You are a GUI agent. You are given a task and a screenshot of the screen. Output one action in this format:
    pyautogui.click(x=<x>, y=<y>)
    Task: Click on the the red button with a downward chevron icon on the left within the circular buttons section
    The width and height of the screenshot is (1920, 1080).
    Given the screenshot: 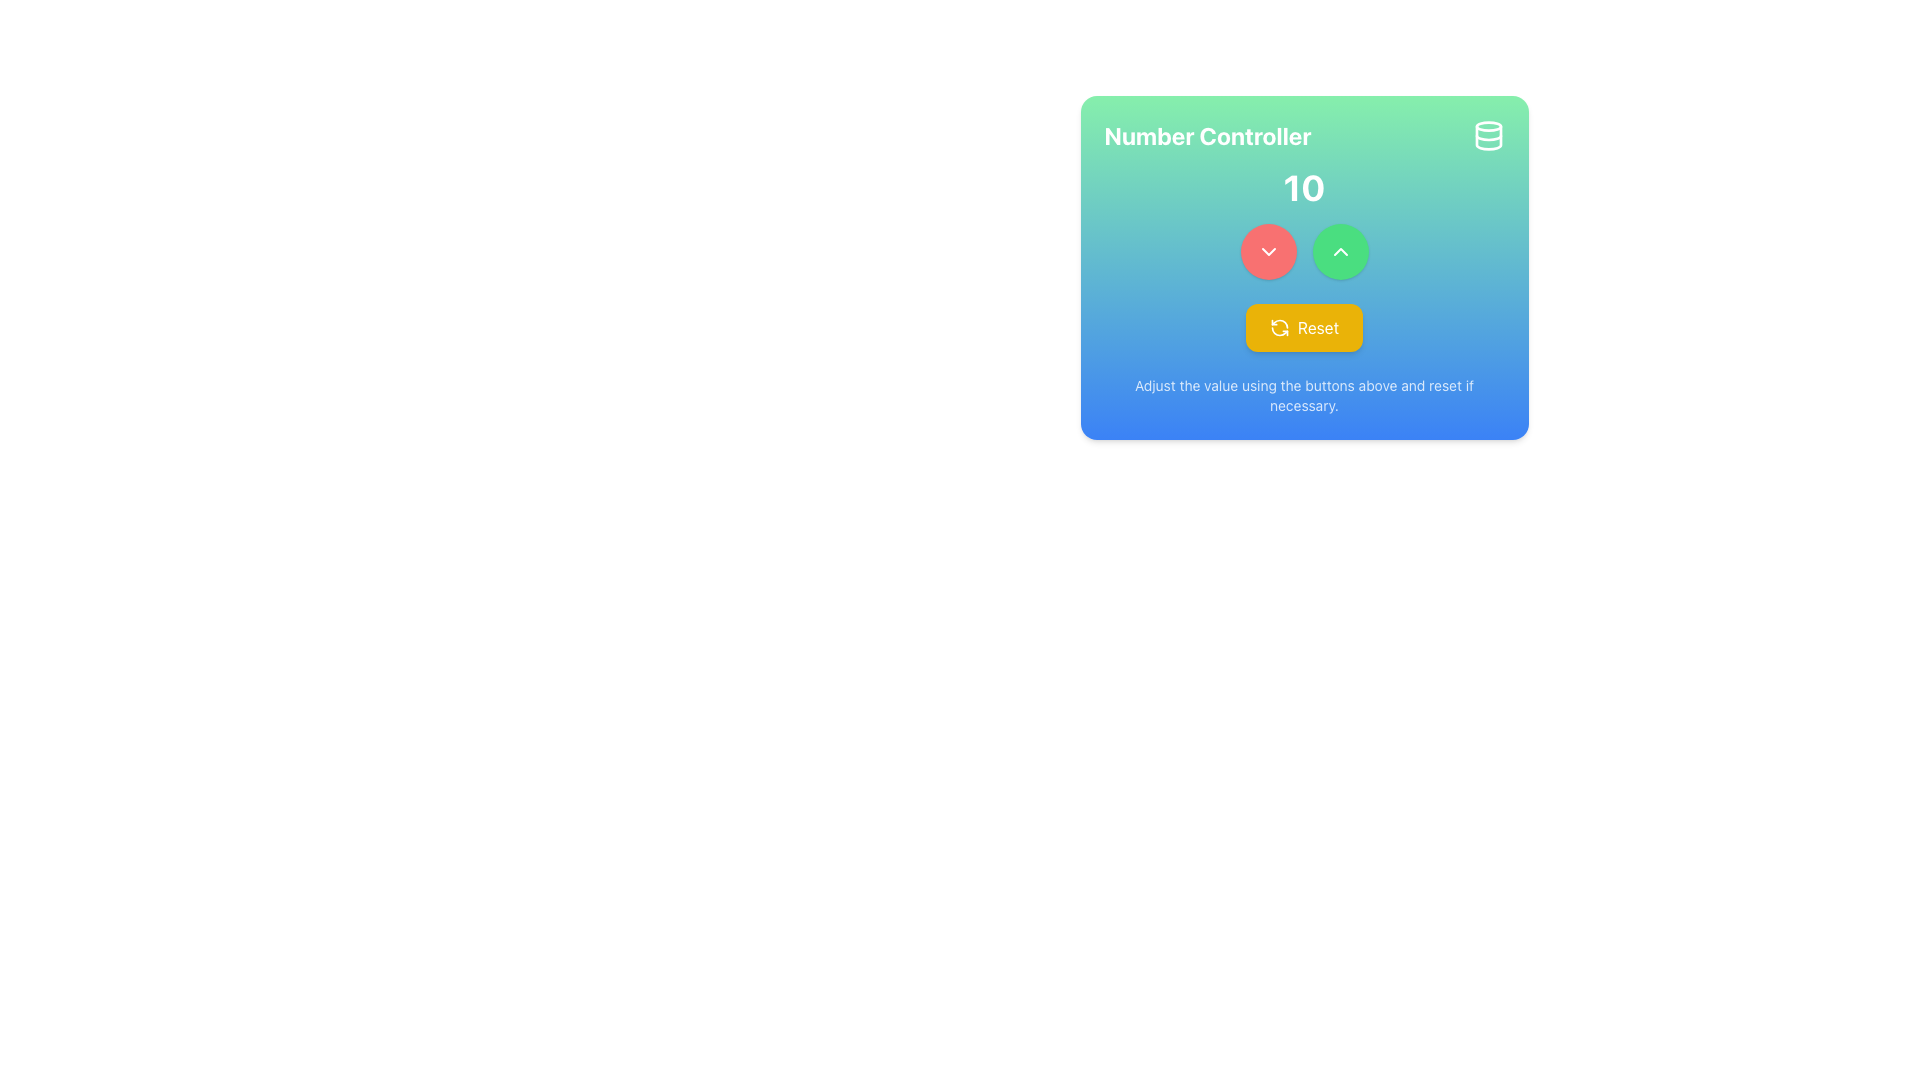 What is the action you would take?
    pyautogui.click(x=1267, y=250)
    